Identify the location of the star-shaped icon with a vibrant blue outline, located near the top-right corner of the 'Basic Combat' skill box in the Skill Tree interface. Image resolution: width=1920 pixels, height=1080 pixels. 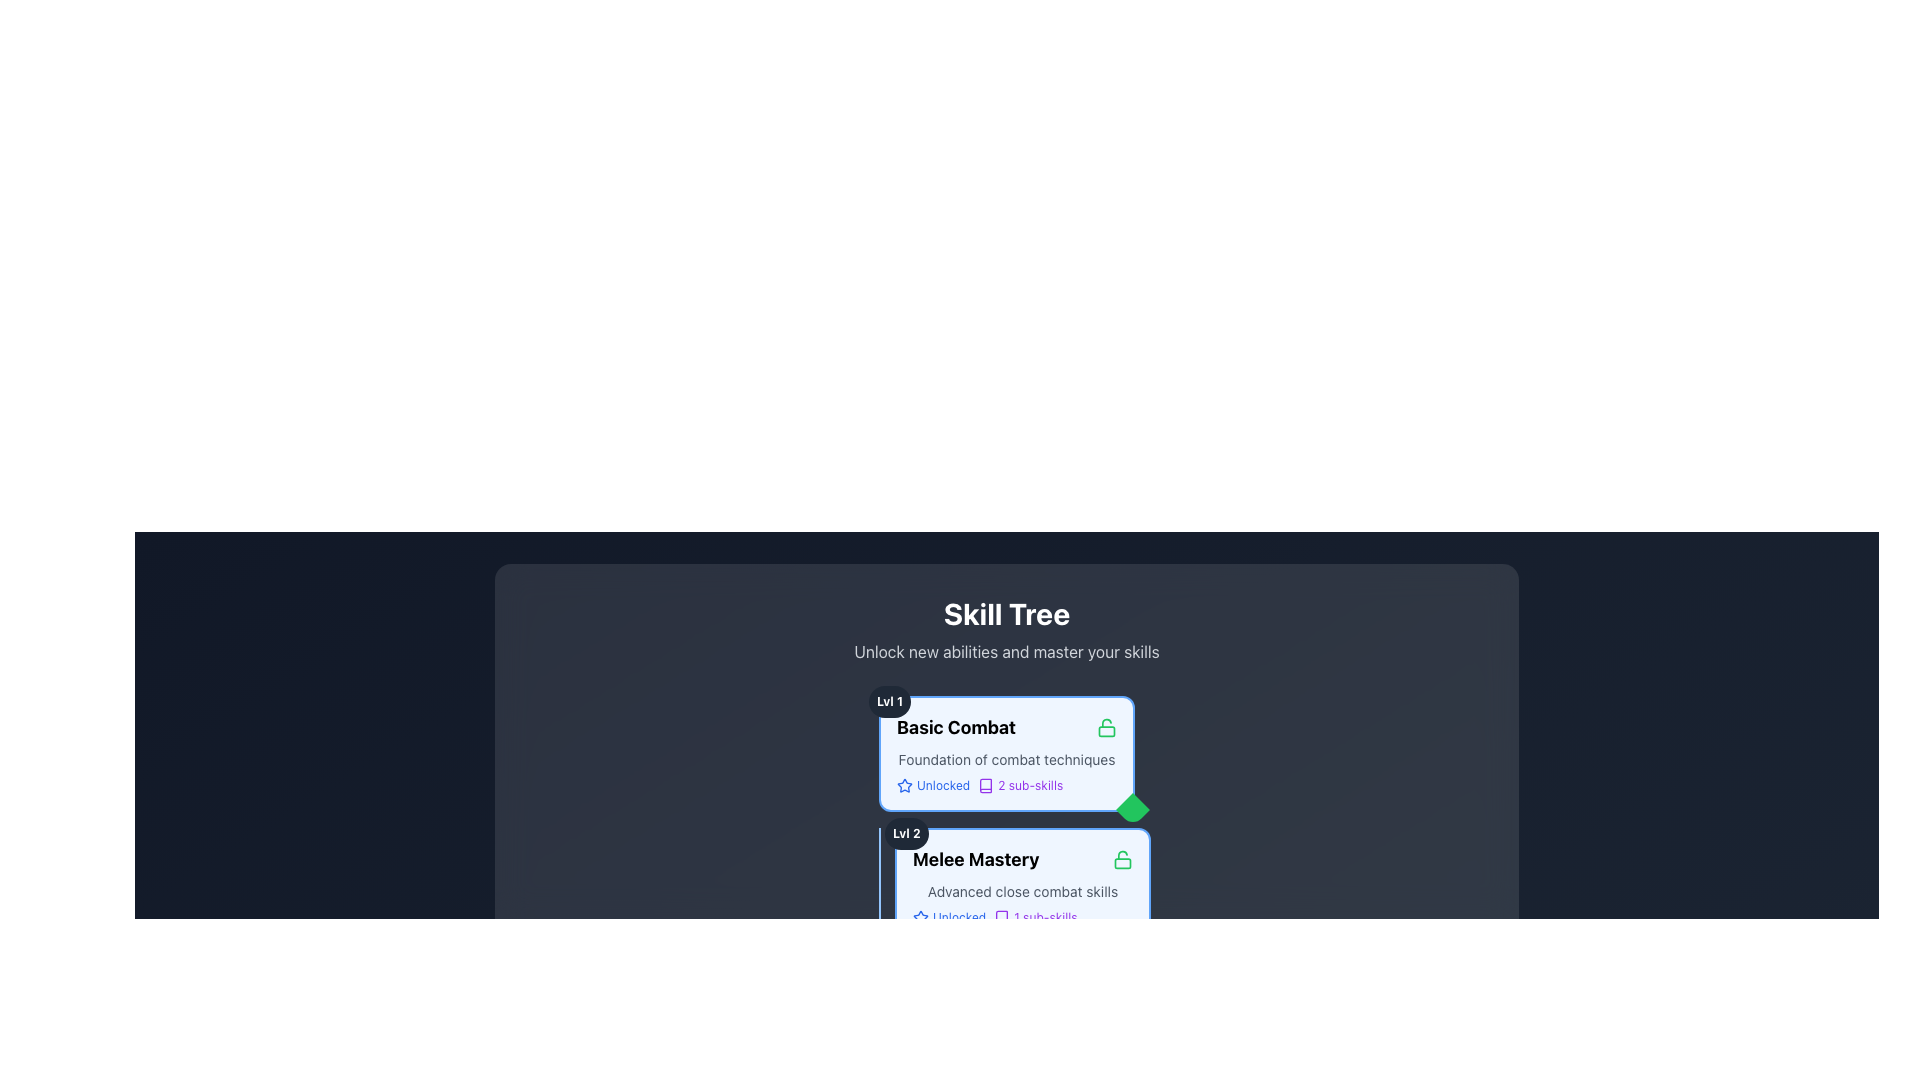
(904, 784).